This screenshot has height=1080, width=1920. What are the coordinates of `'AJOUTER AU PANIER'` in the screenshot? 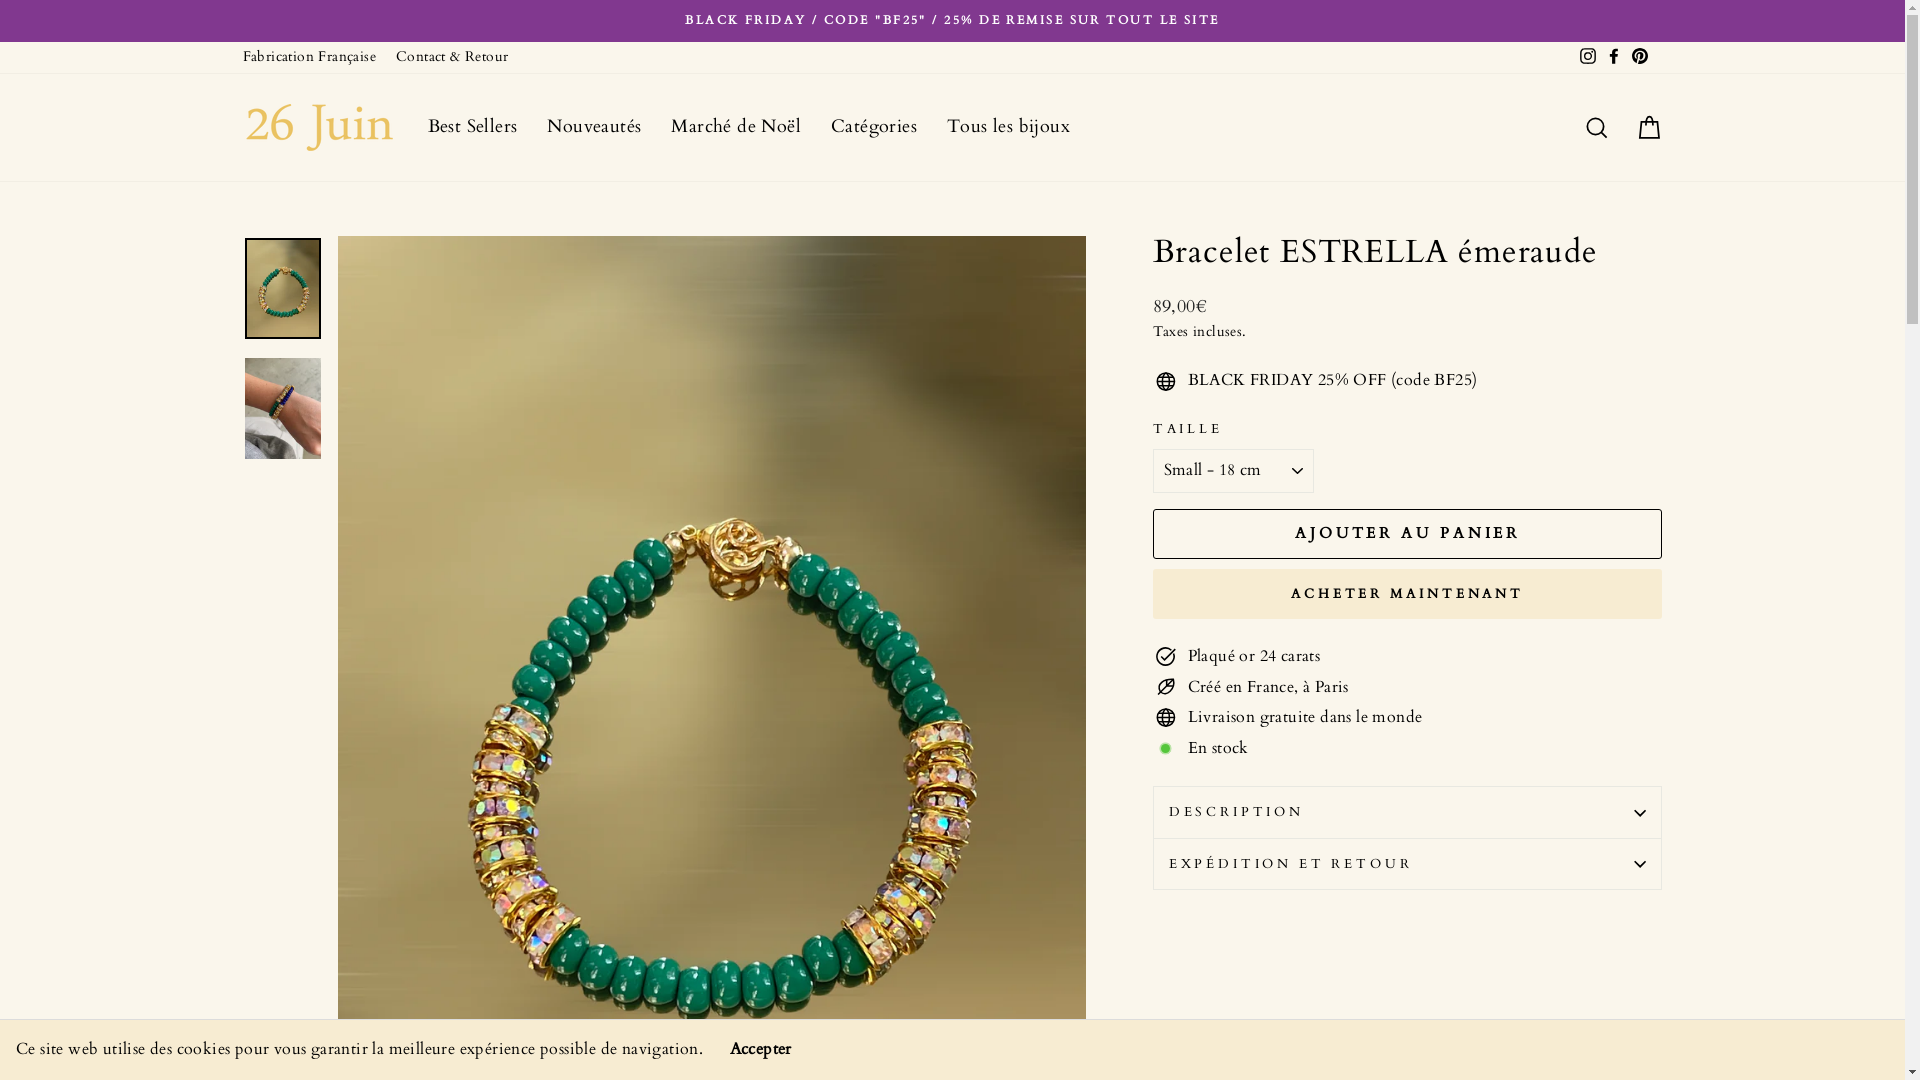 It's located at (1406, 532).